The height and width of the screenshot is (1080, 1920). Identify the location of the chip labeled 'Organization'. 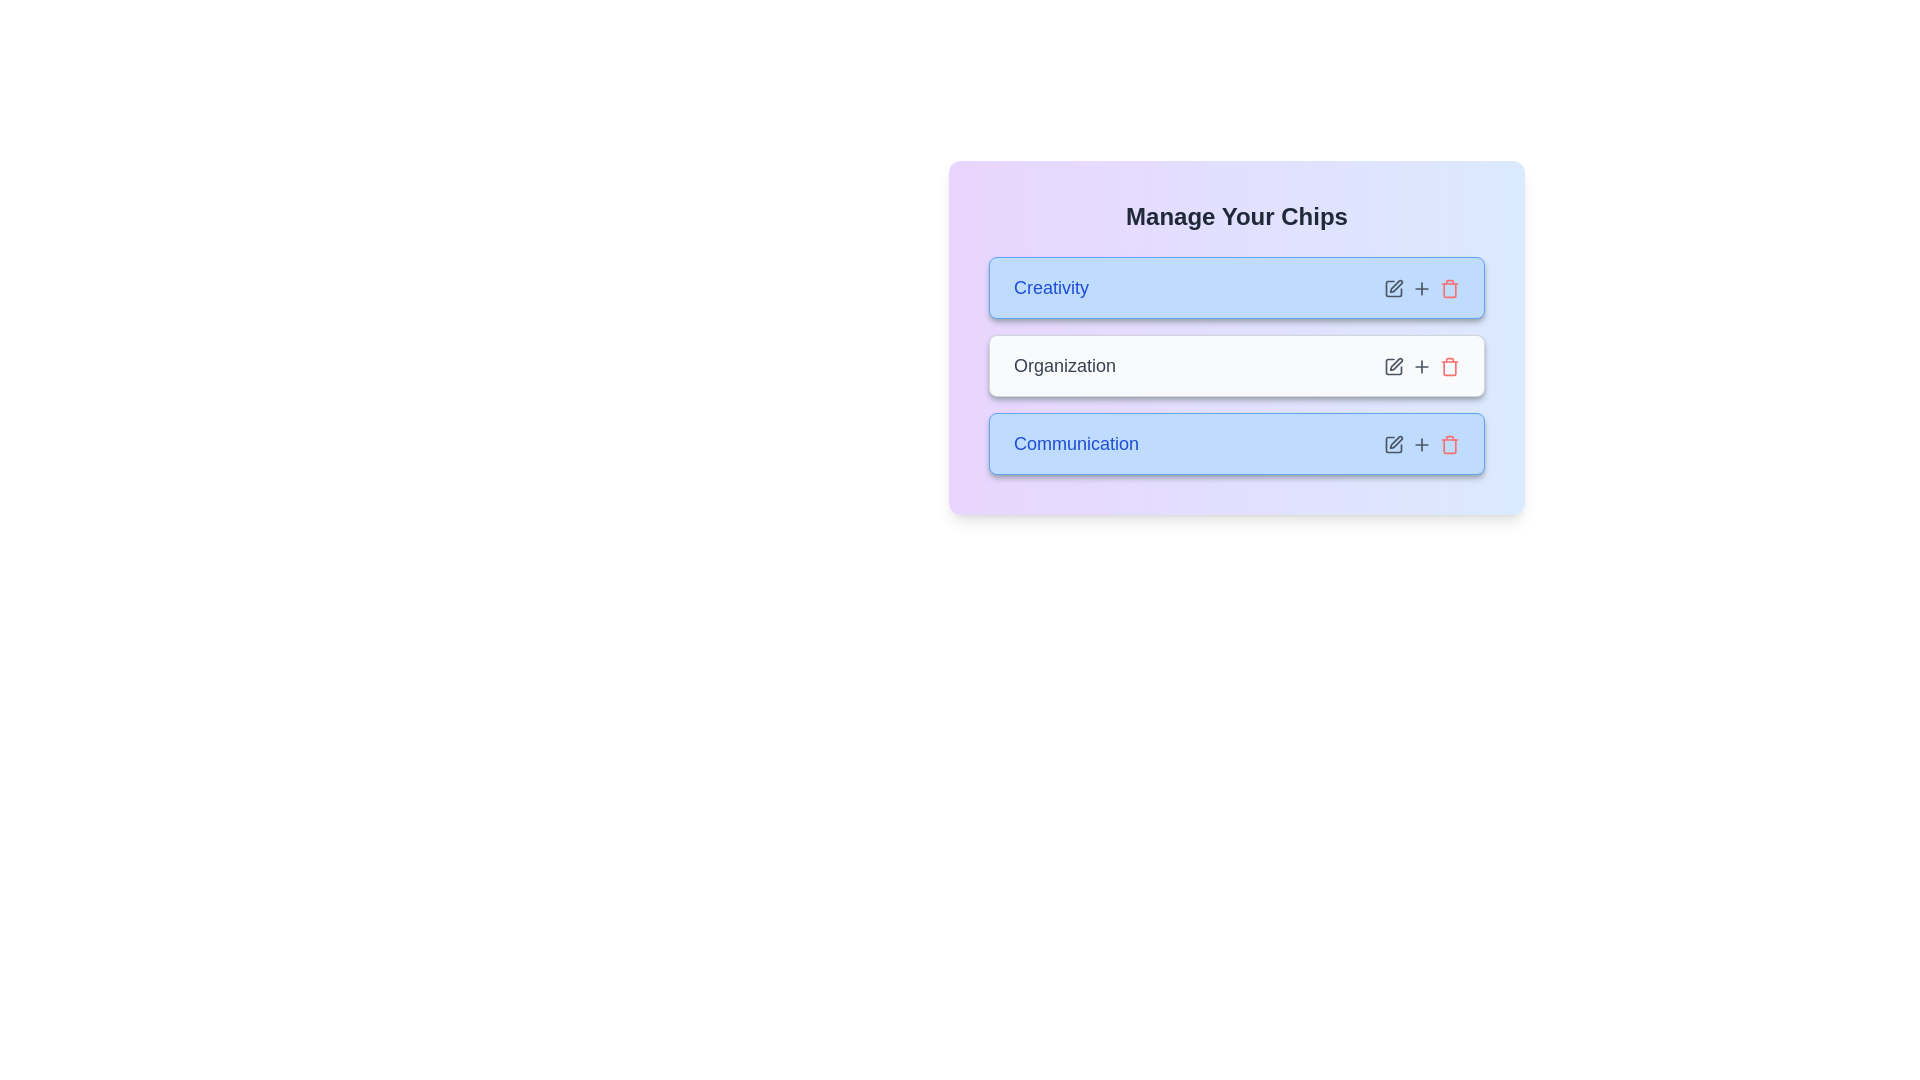
(1236, 366).